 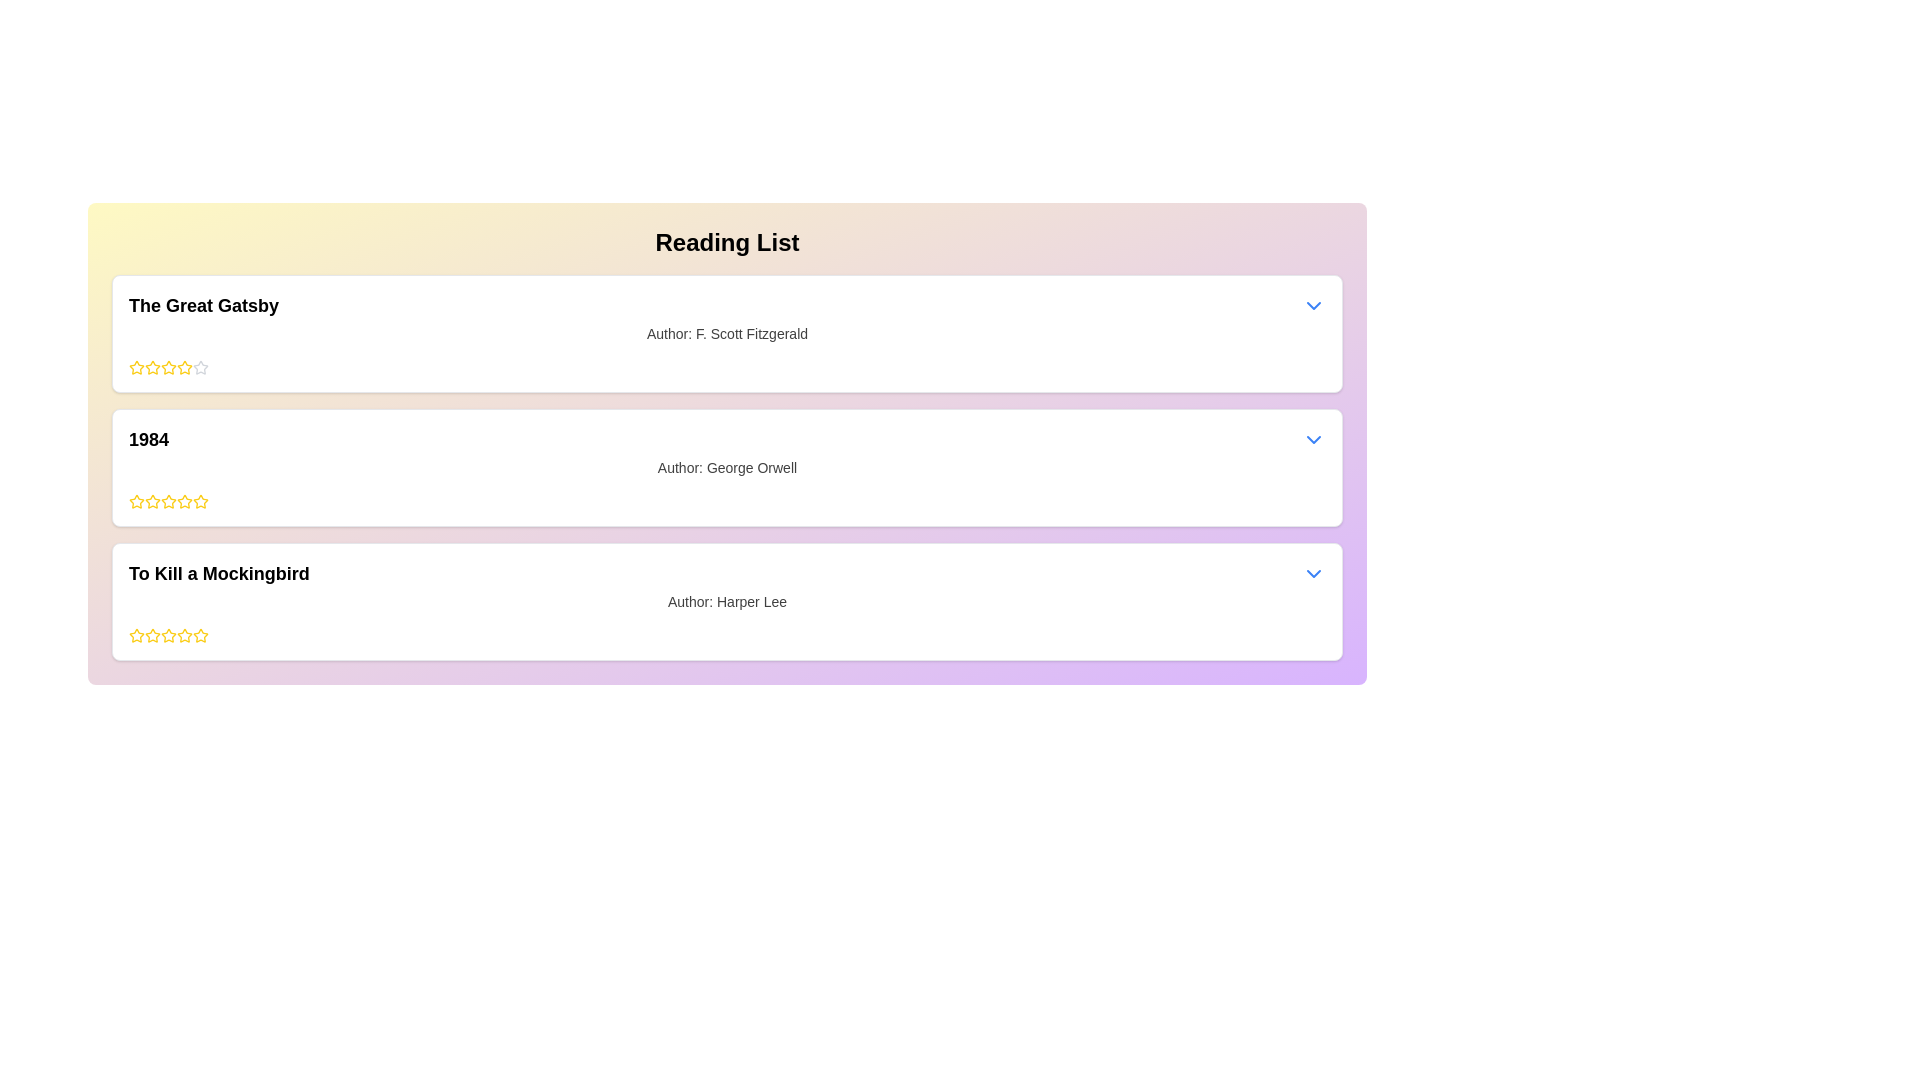 What do you see at coordinates (185, 367) in the screenshot?
I see `the sixth star in a horizontal row of seven stars representing a rating system under the book title 'The Great Gatsby'` at bounding box center [185, 367].